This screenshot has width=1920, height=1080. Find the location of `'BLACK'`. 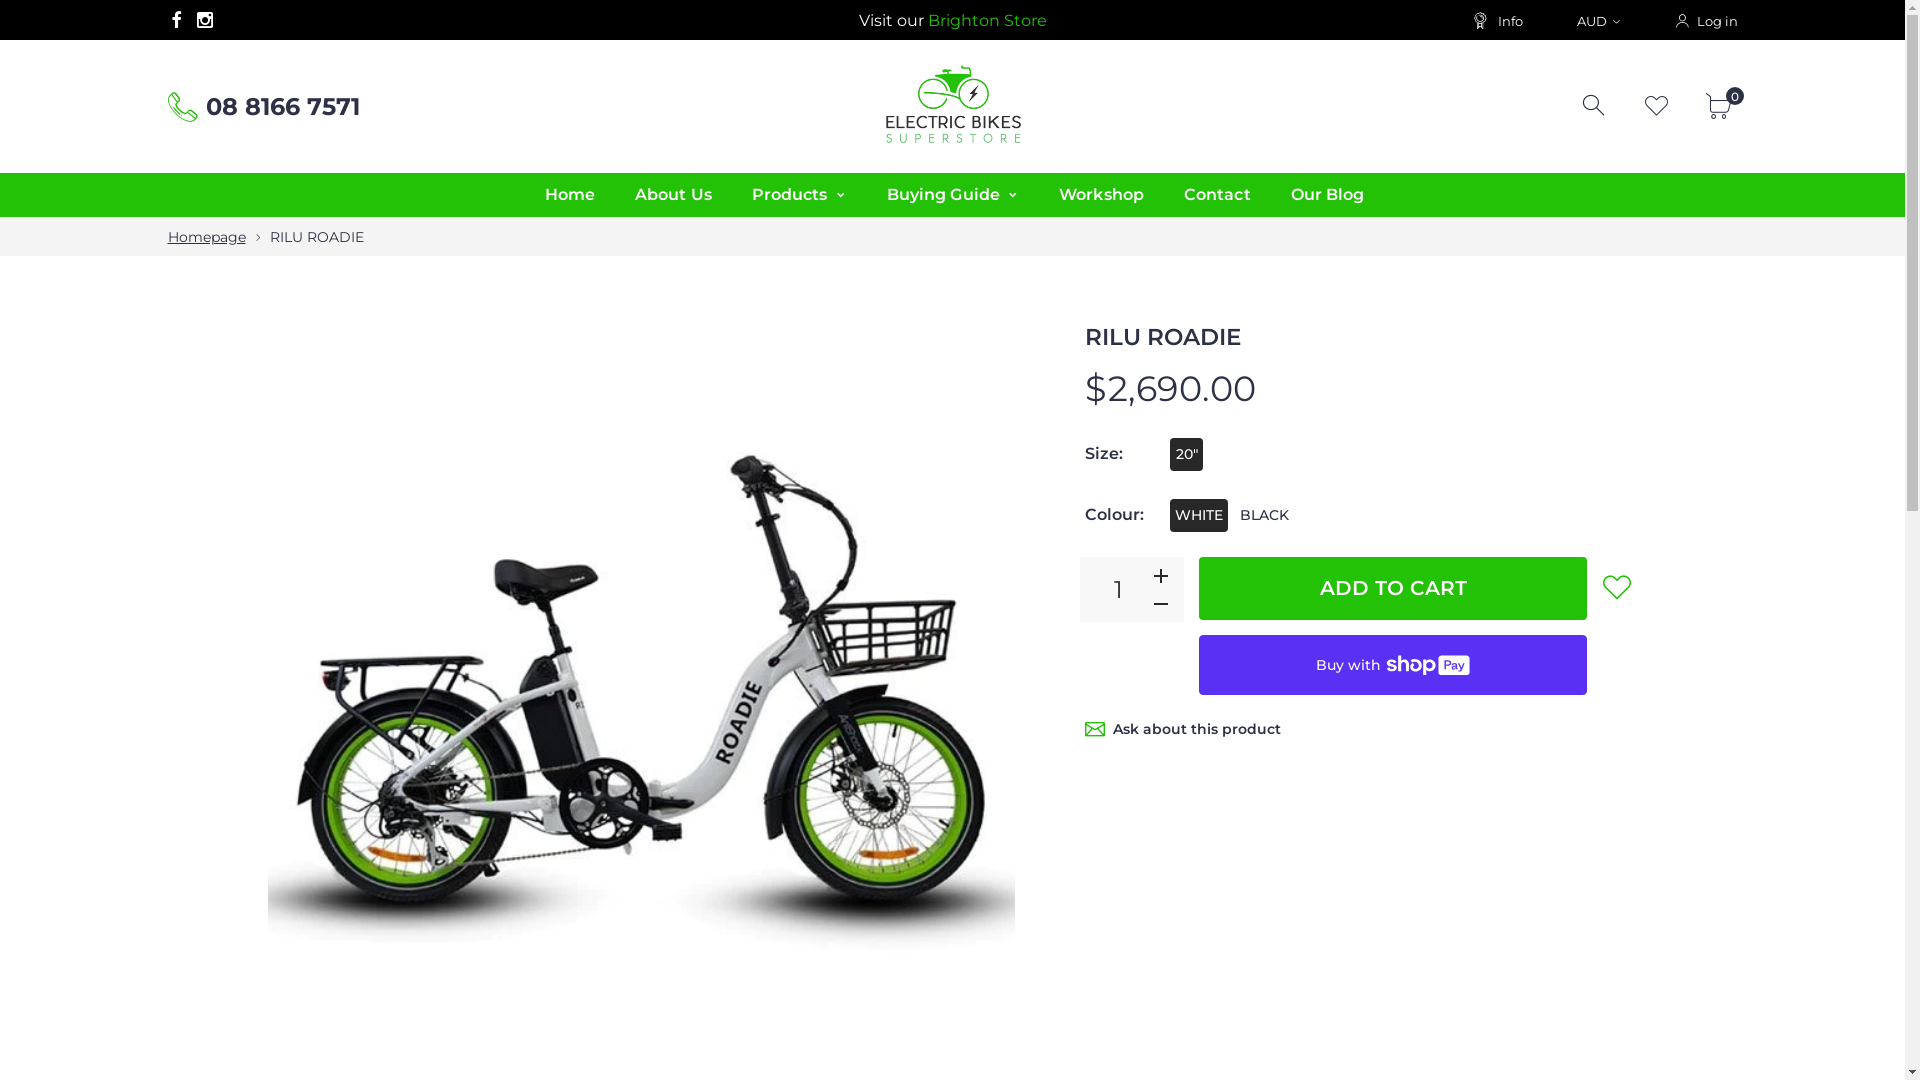

'BLACK' is located at coordinates (1263, 514).